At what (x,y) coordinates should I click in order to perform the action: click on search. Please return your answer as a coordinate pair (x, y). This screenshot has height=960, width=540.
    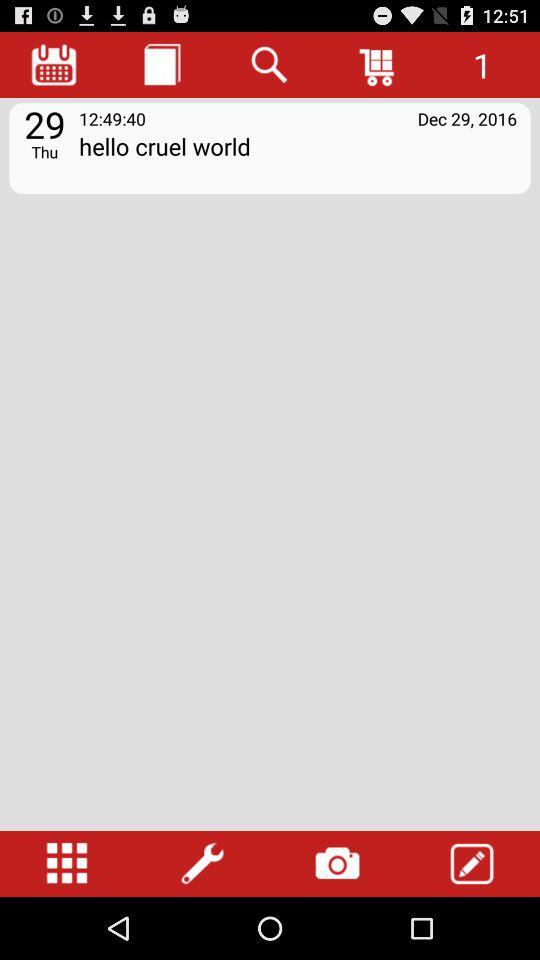
    Looking at the image, I should click on (270, 64).